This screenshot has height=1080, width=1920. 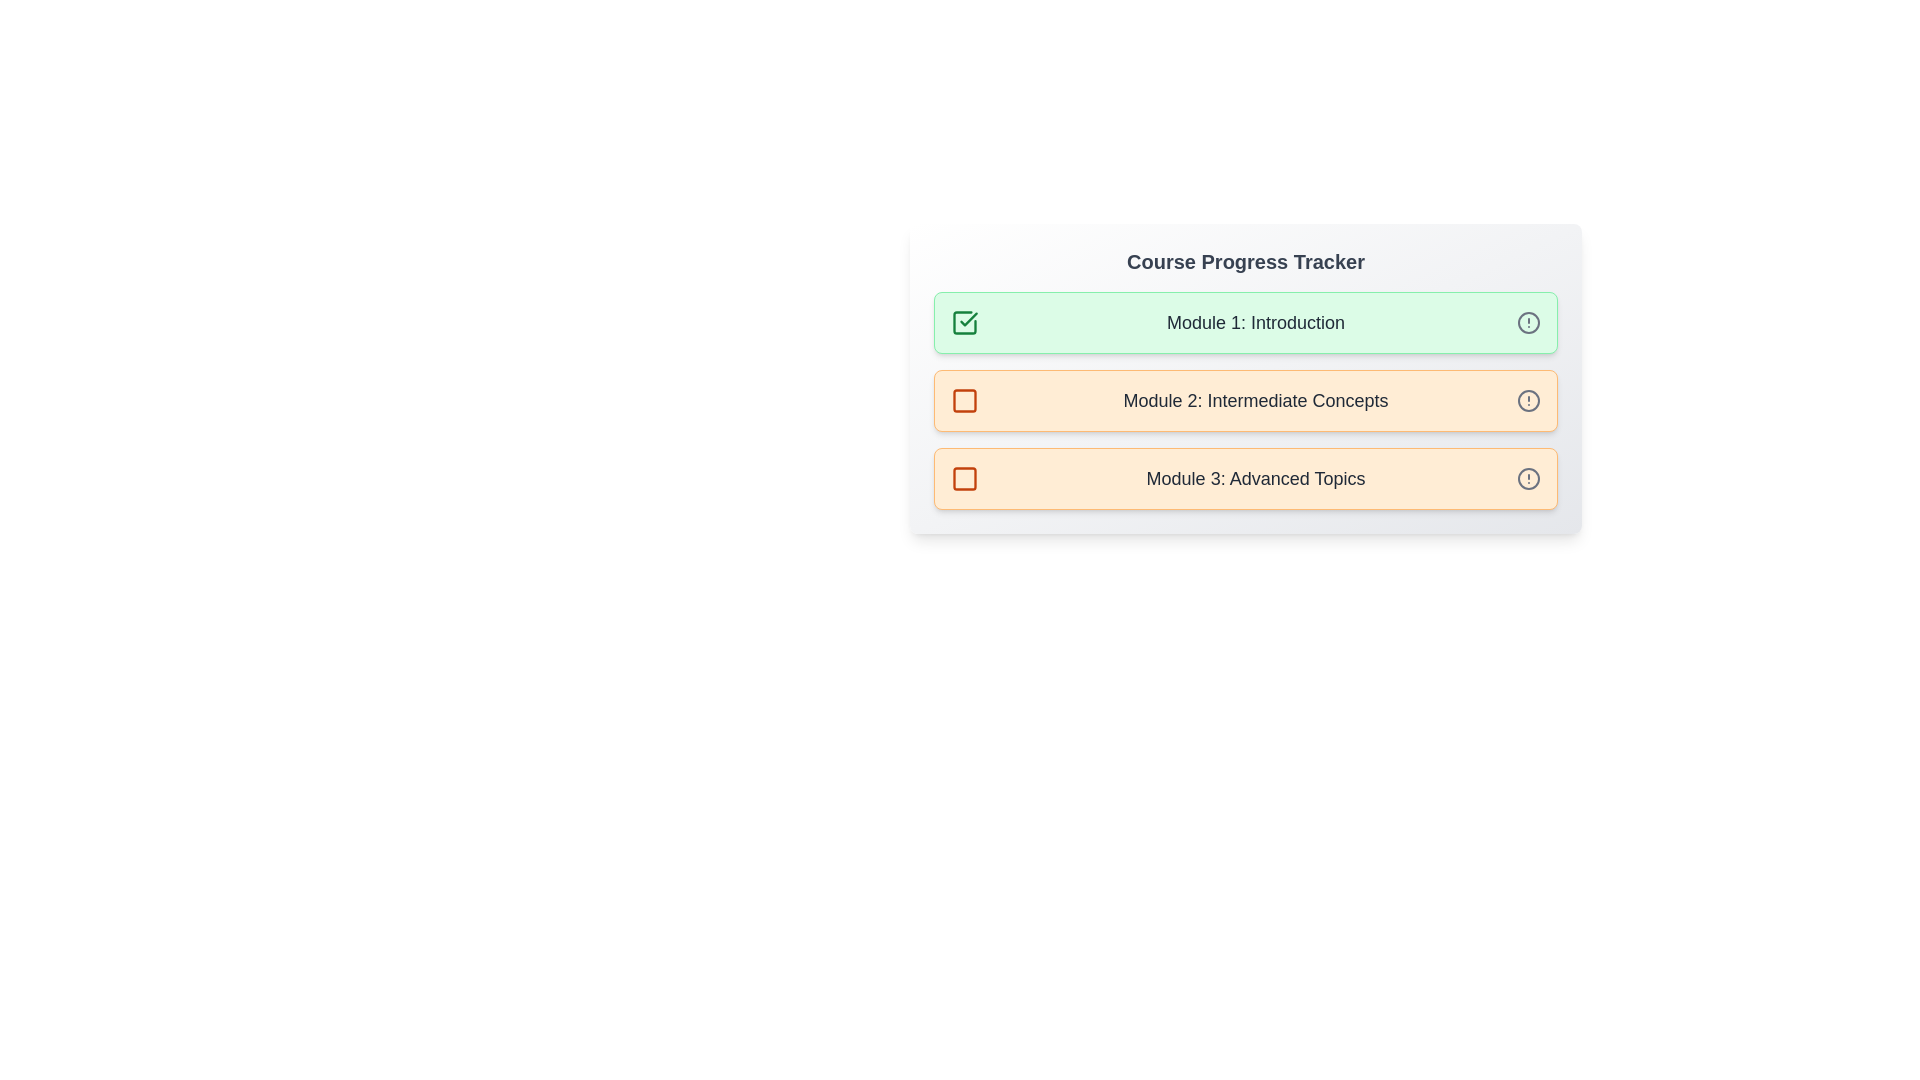 I want to click on the informational icon for module 3, so click(x=1528, y=478).